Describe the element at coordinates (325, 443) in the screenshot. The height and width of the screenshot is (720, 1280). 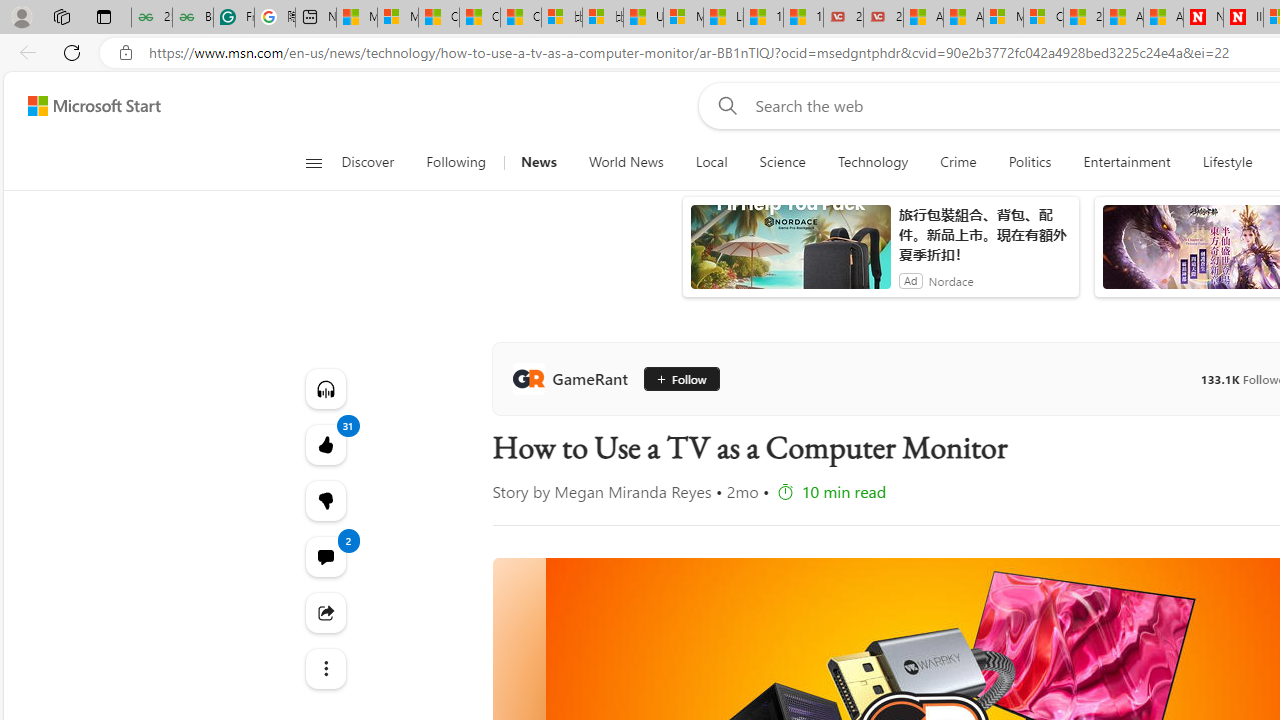
I see `'31 Like'` at that location.